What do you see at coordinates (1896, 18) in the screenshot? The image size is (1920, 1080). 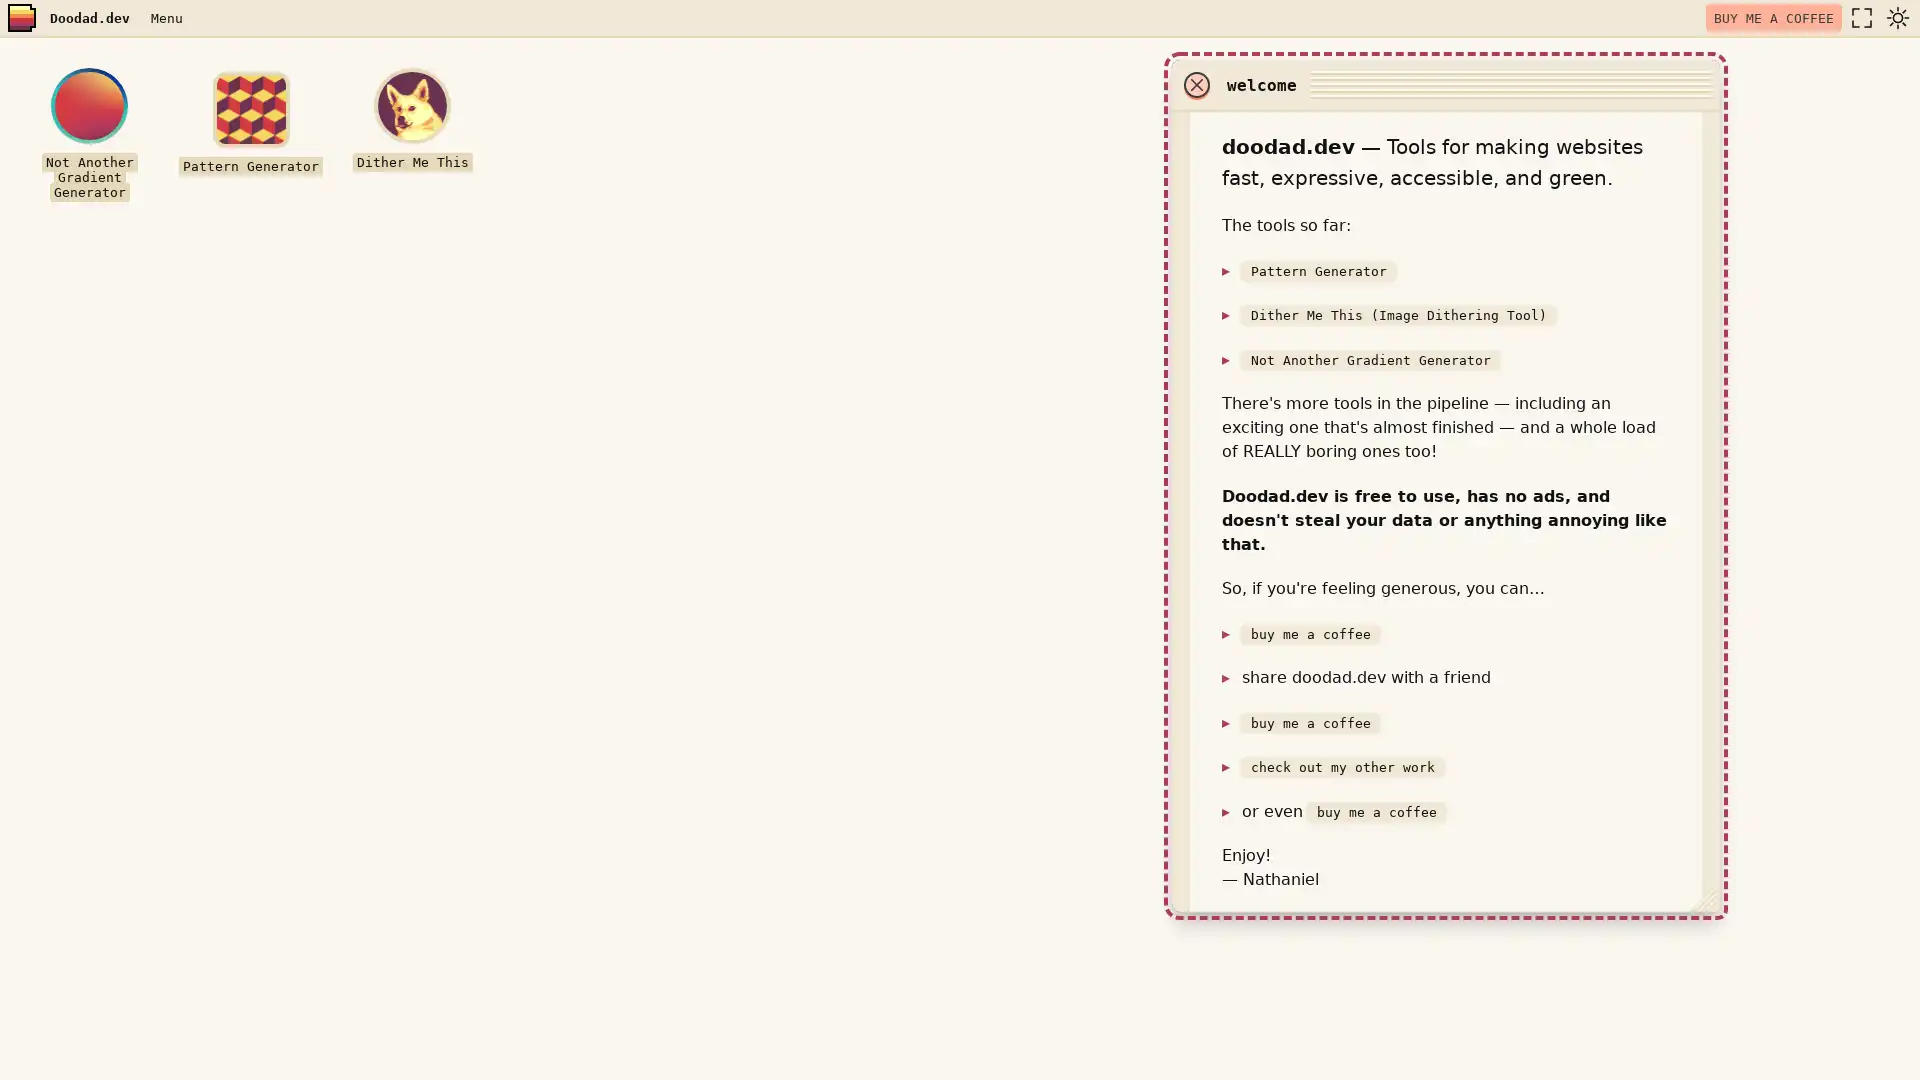 I see `dark mode toggle` at bounding box center [1896, 18].